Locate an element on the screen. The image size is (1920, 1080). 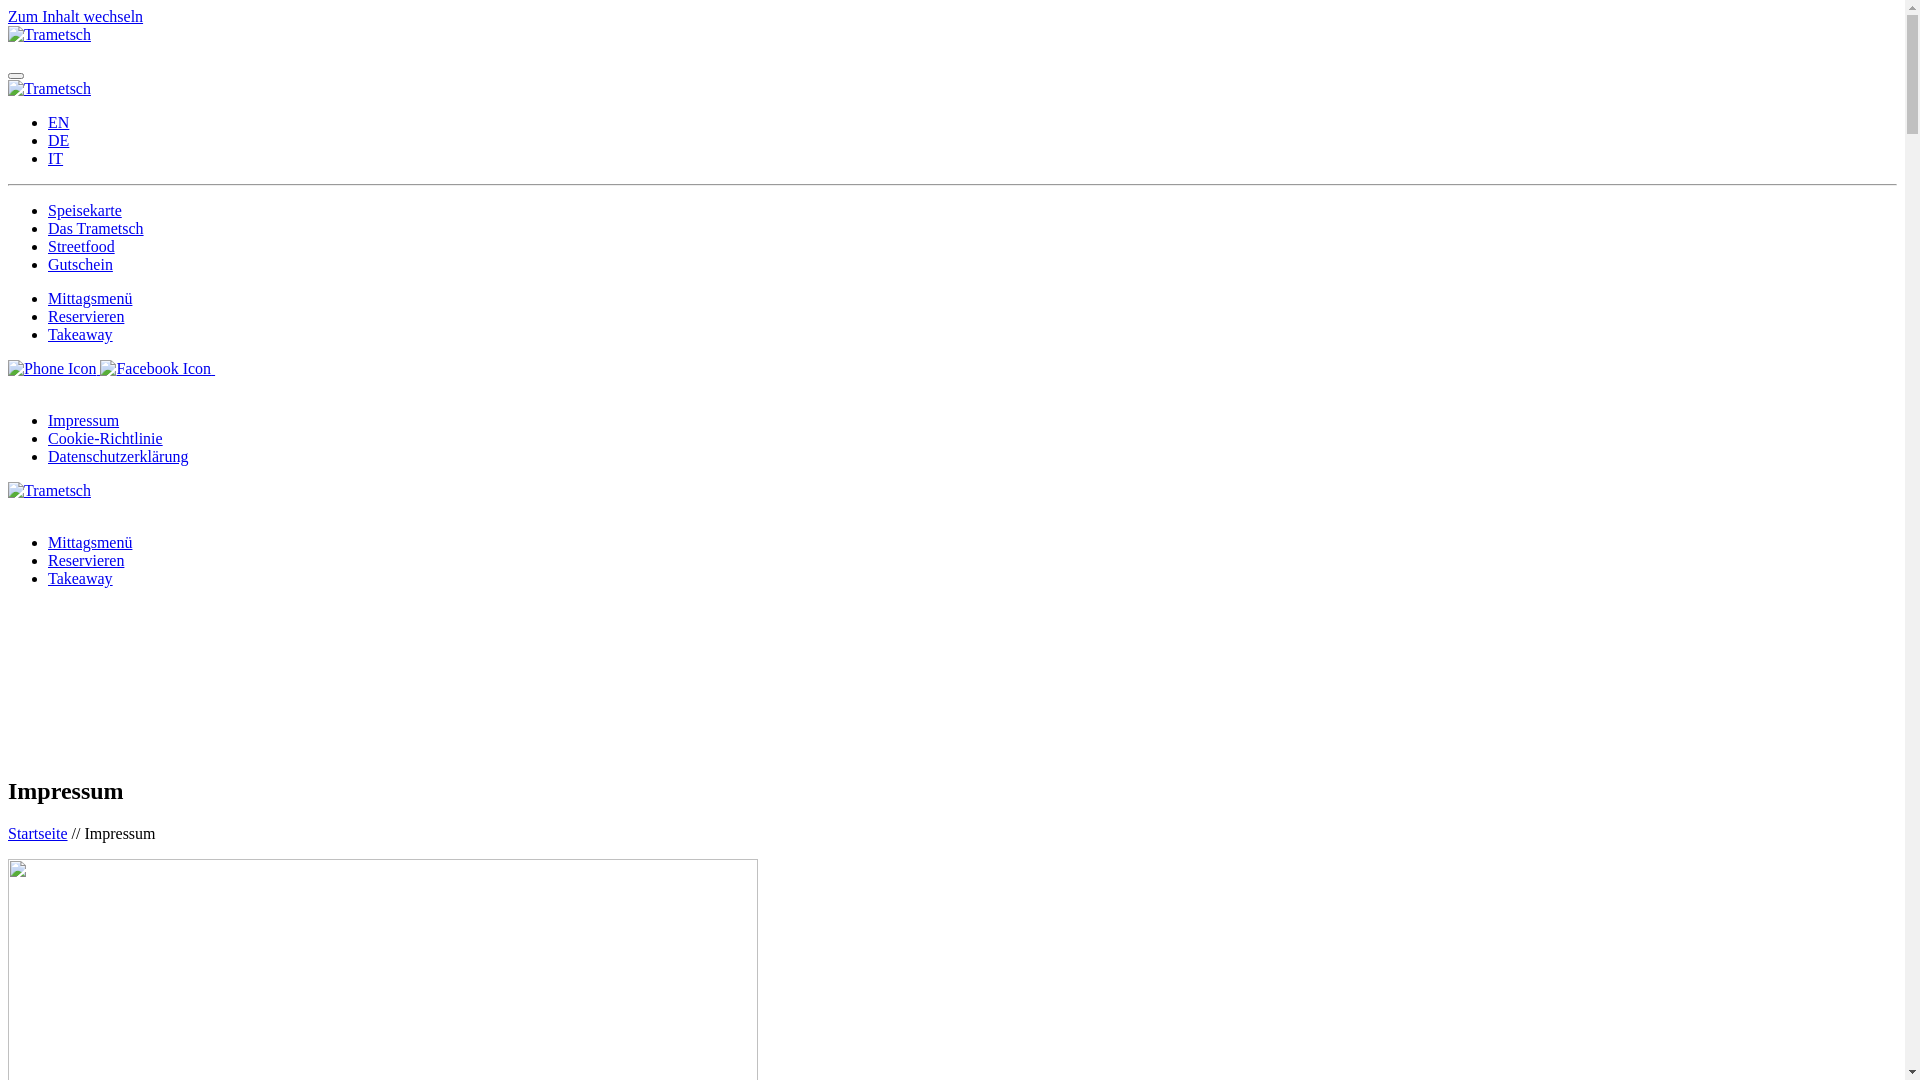
'Cookie-Richtlinie' is located at coordinates (104, 437).